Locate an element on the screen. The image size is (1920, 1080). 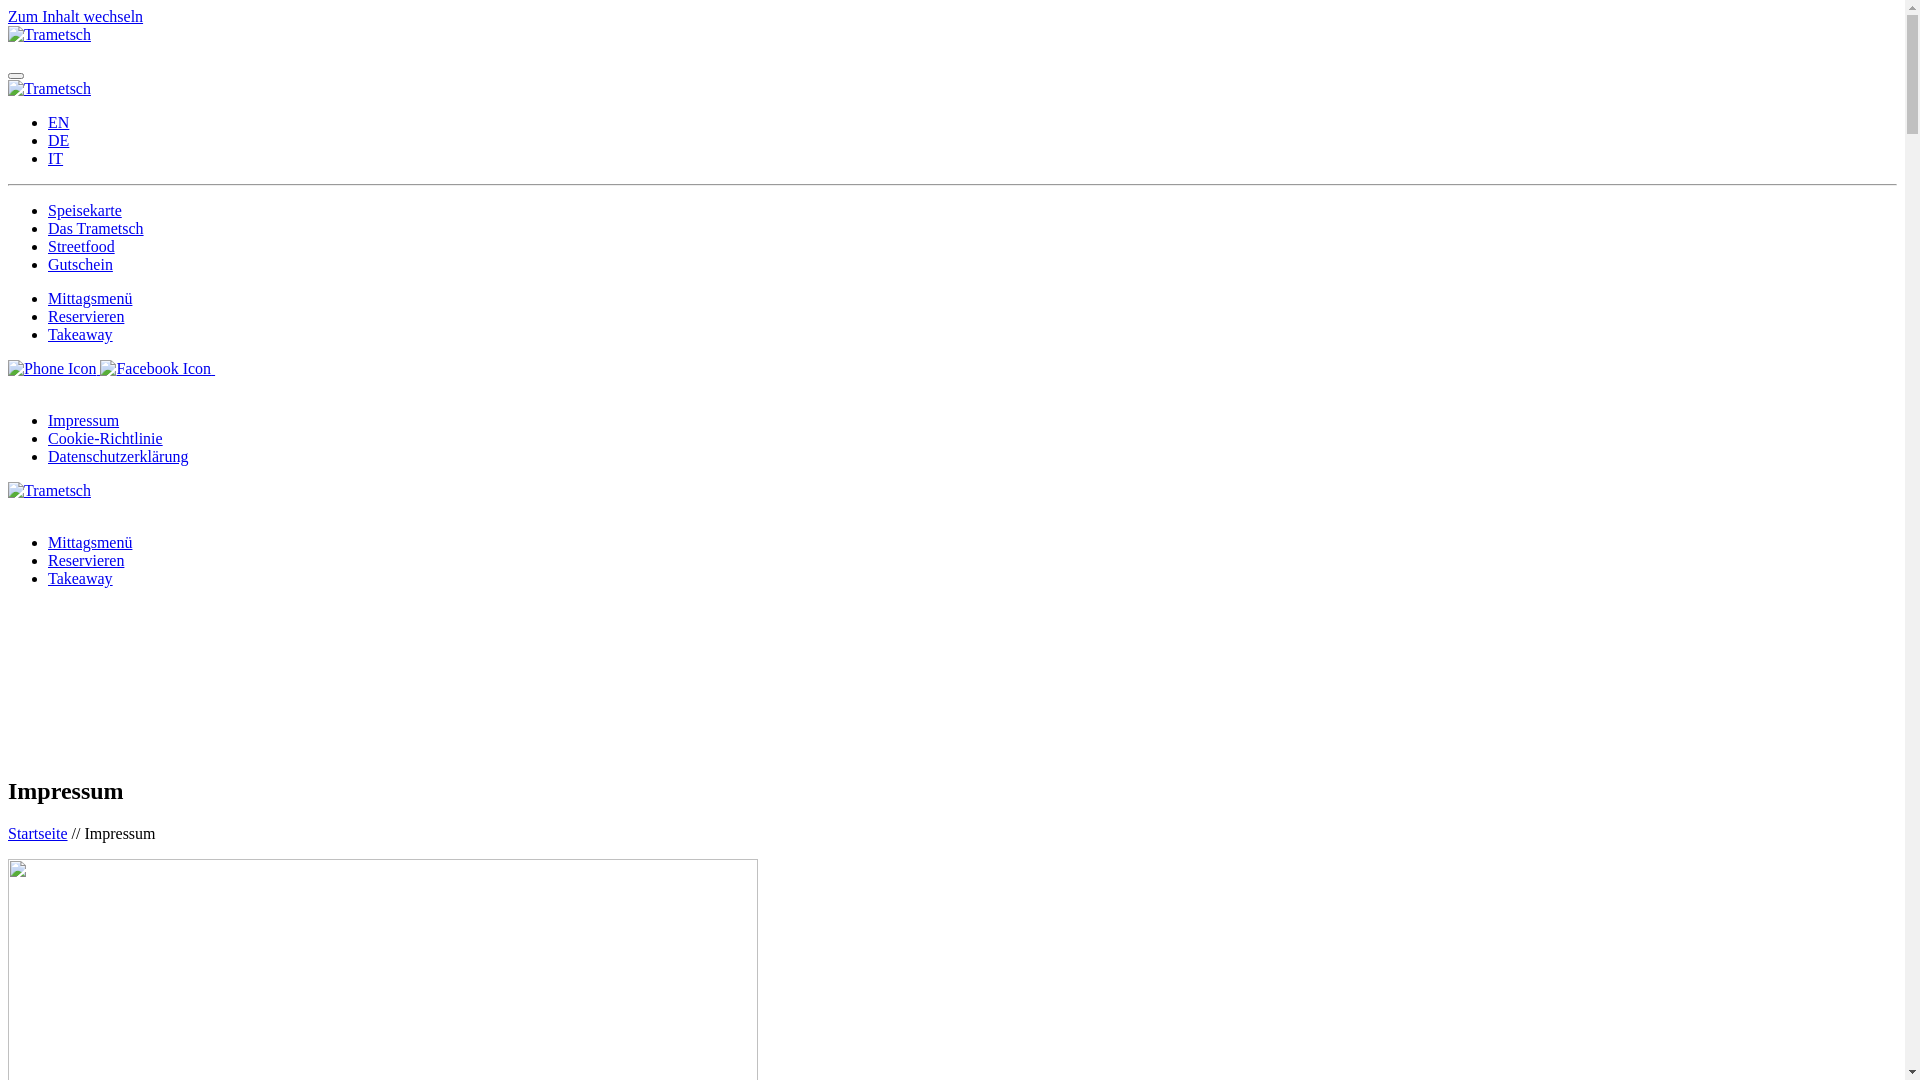
'Cookie-Richtlinie' is located at coordinates (104, 437).